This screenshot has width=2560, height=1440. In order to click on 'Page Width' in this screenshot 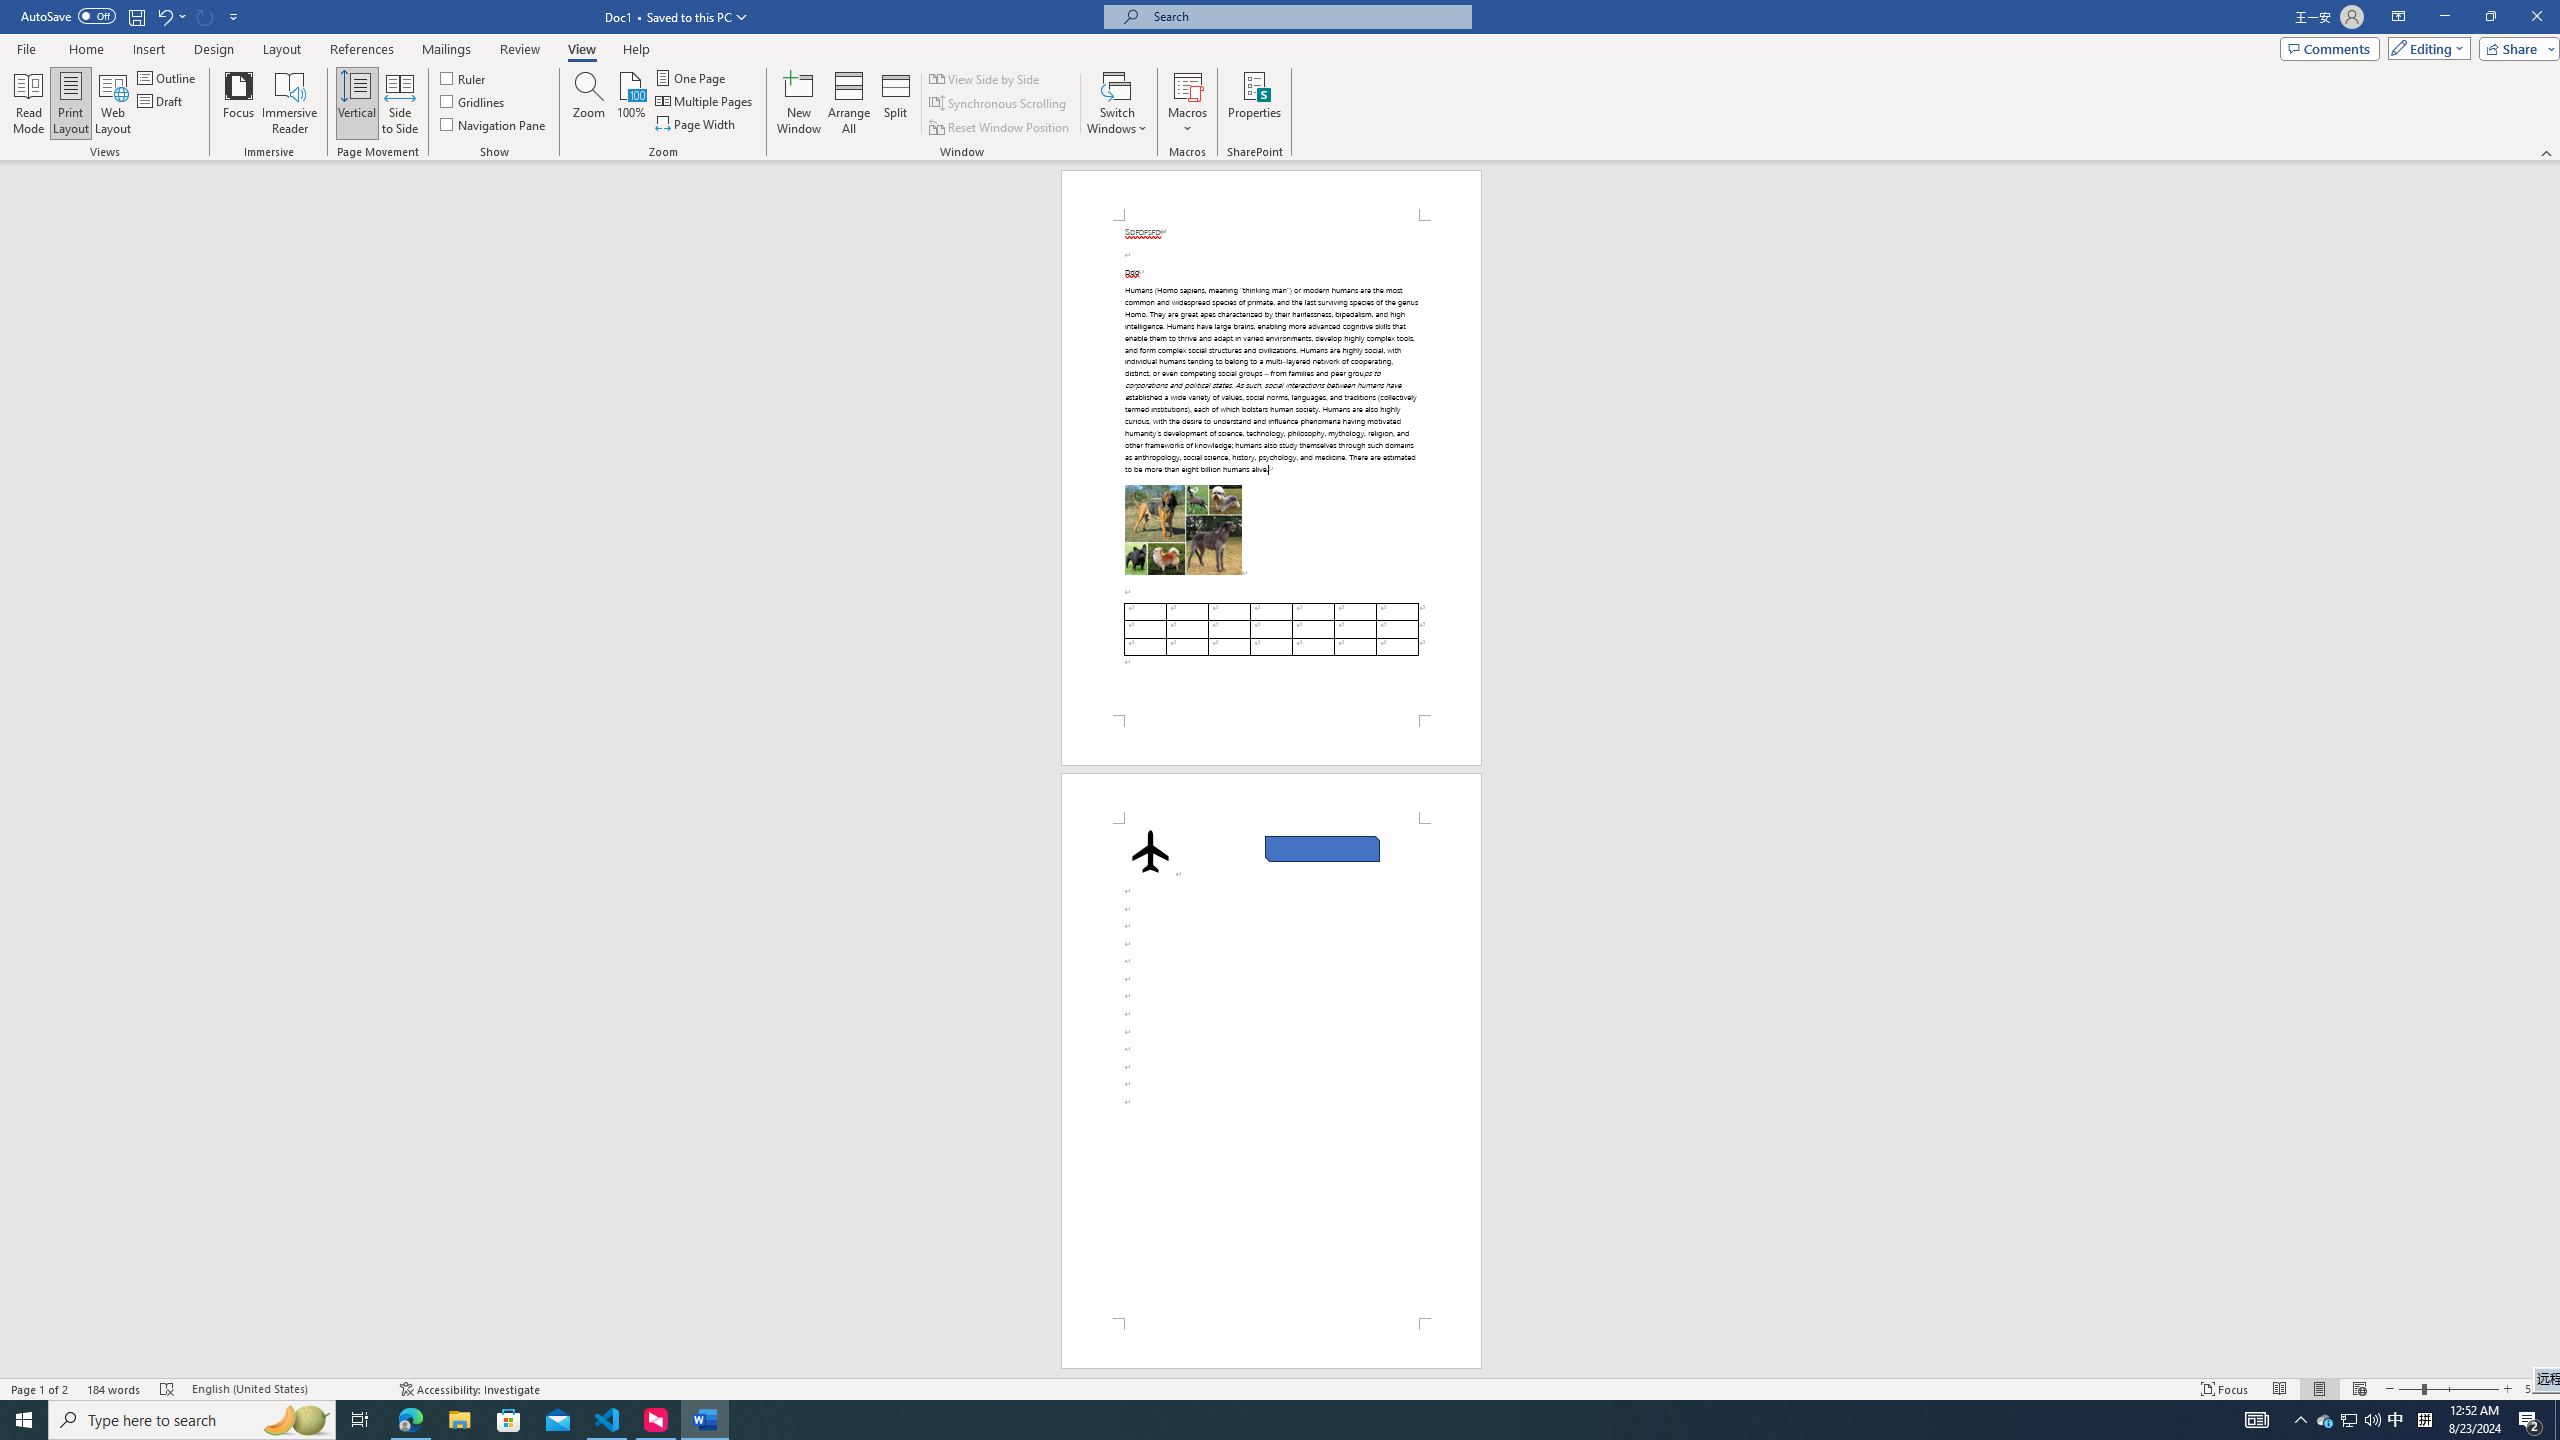, I will do `click(697, 122)`.